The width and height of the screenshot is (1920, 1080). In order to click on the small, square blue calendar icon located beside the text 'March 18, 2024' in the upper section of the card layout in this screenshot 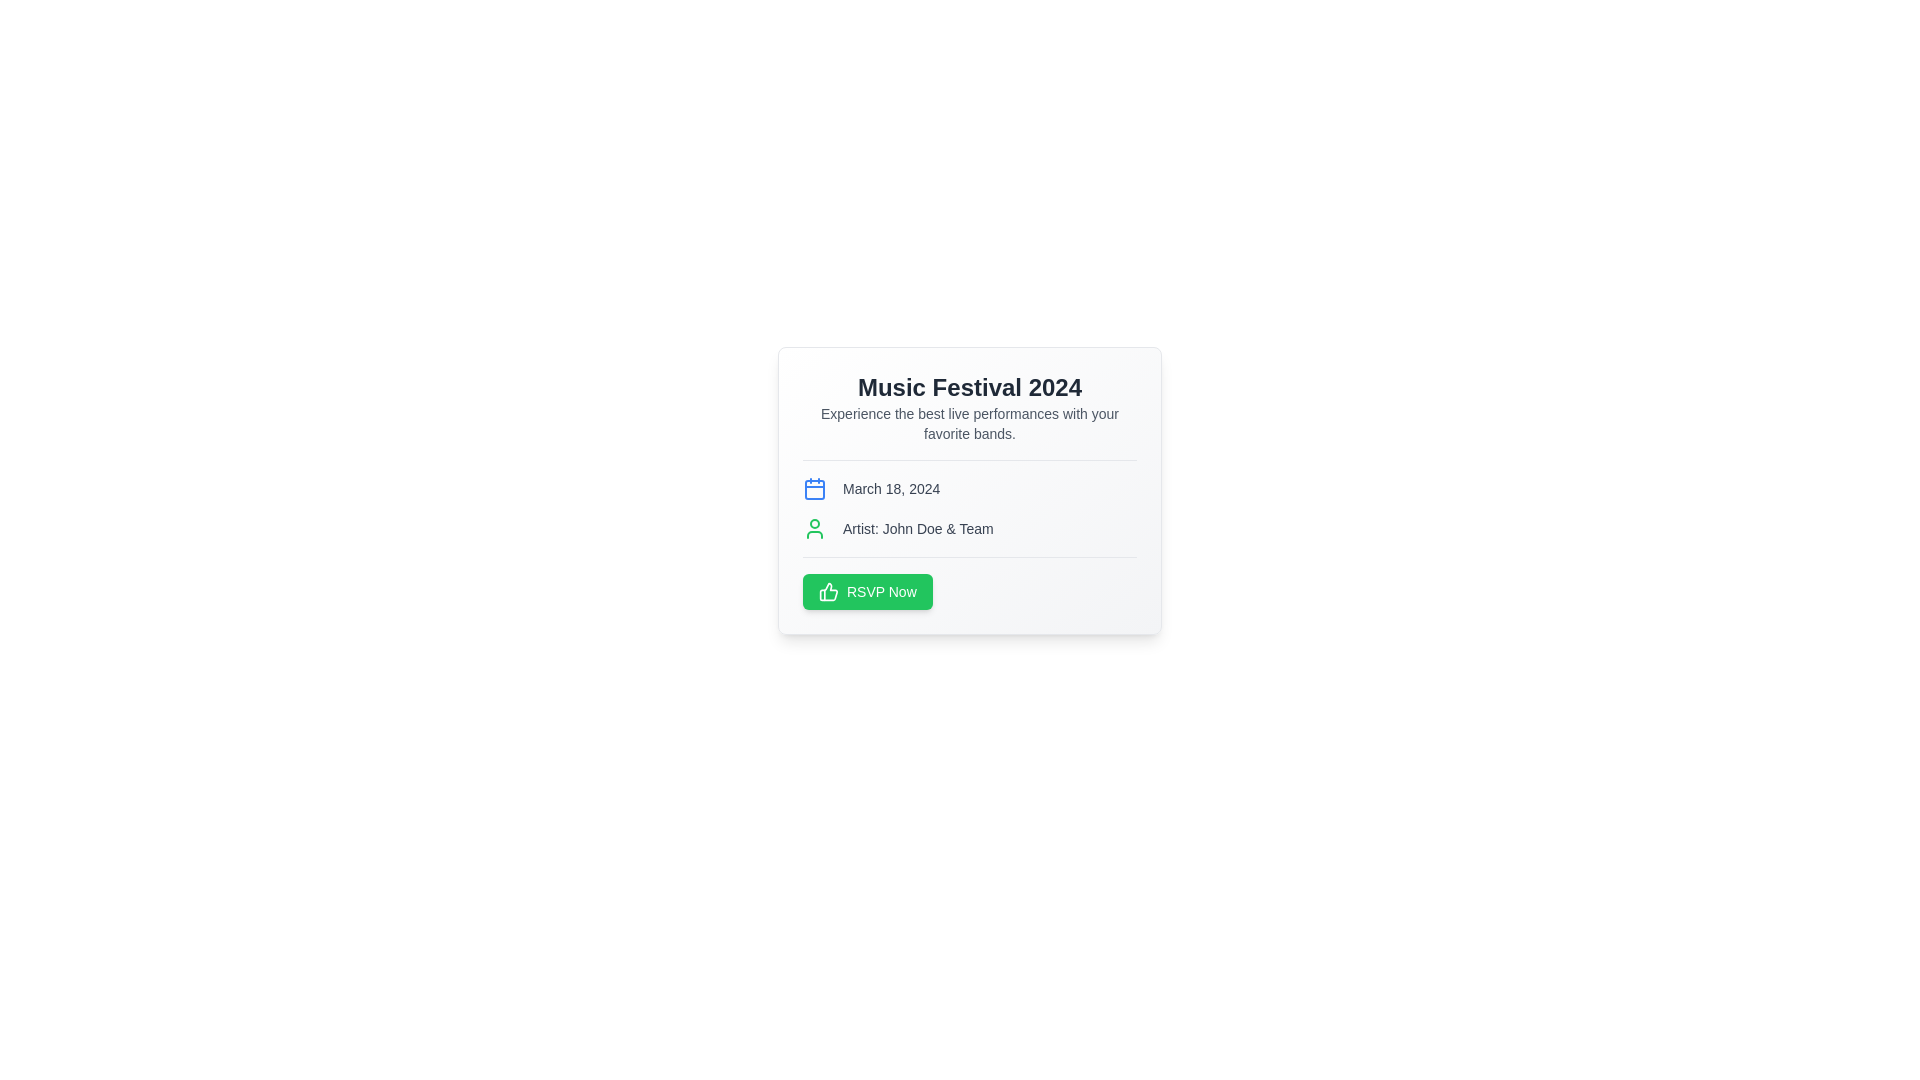, I will do `click(815, 489)`.